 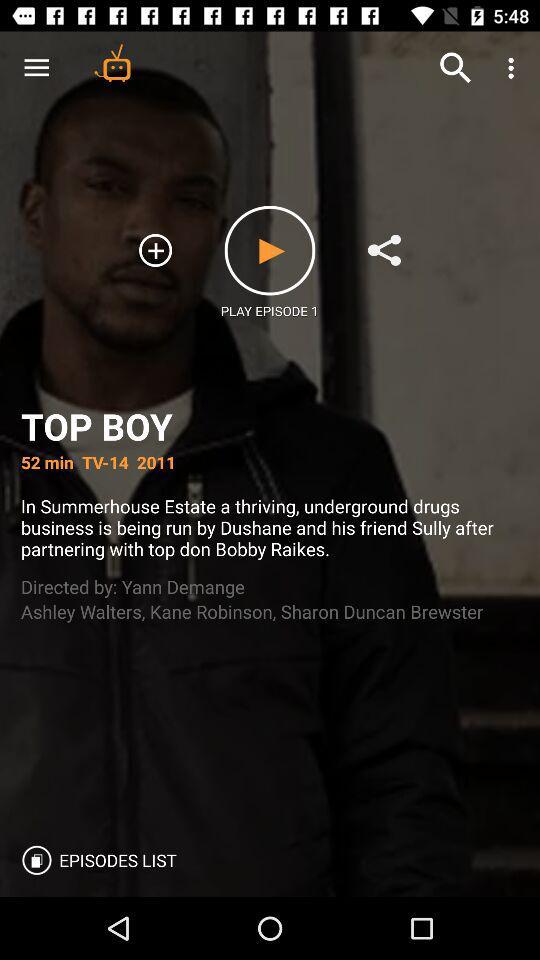 I want to click on the add icon, so click(x=154, y=249).